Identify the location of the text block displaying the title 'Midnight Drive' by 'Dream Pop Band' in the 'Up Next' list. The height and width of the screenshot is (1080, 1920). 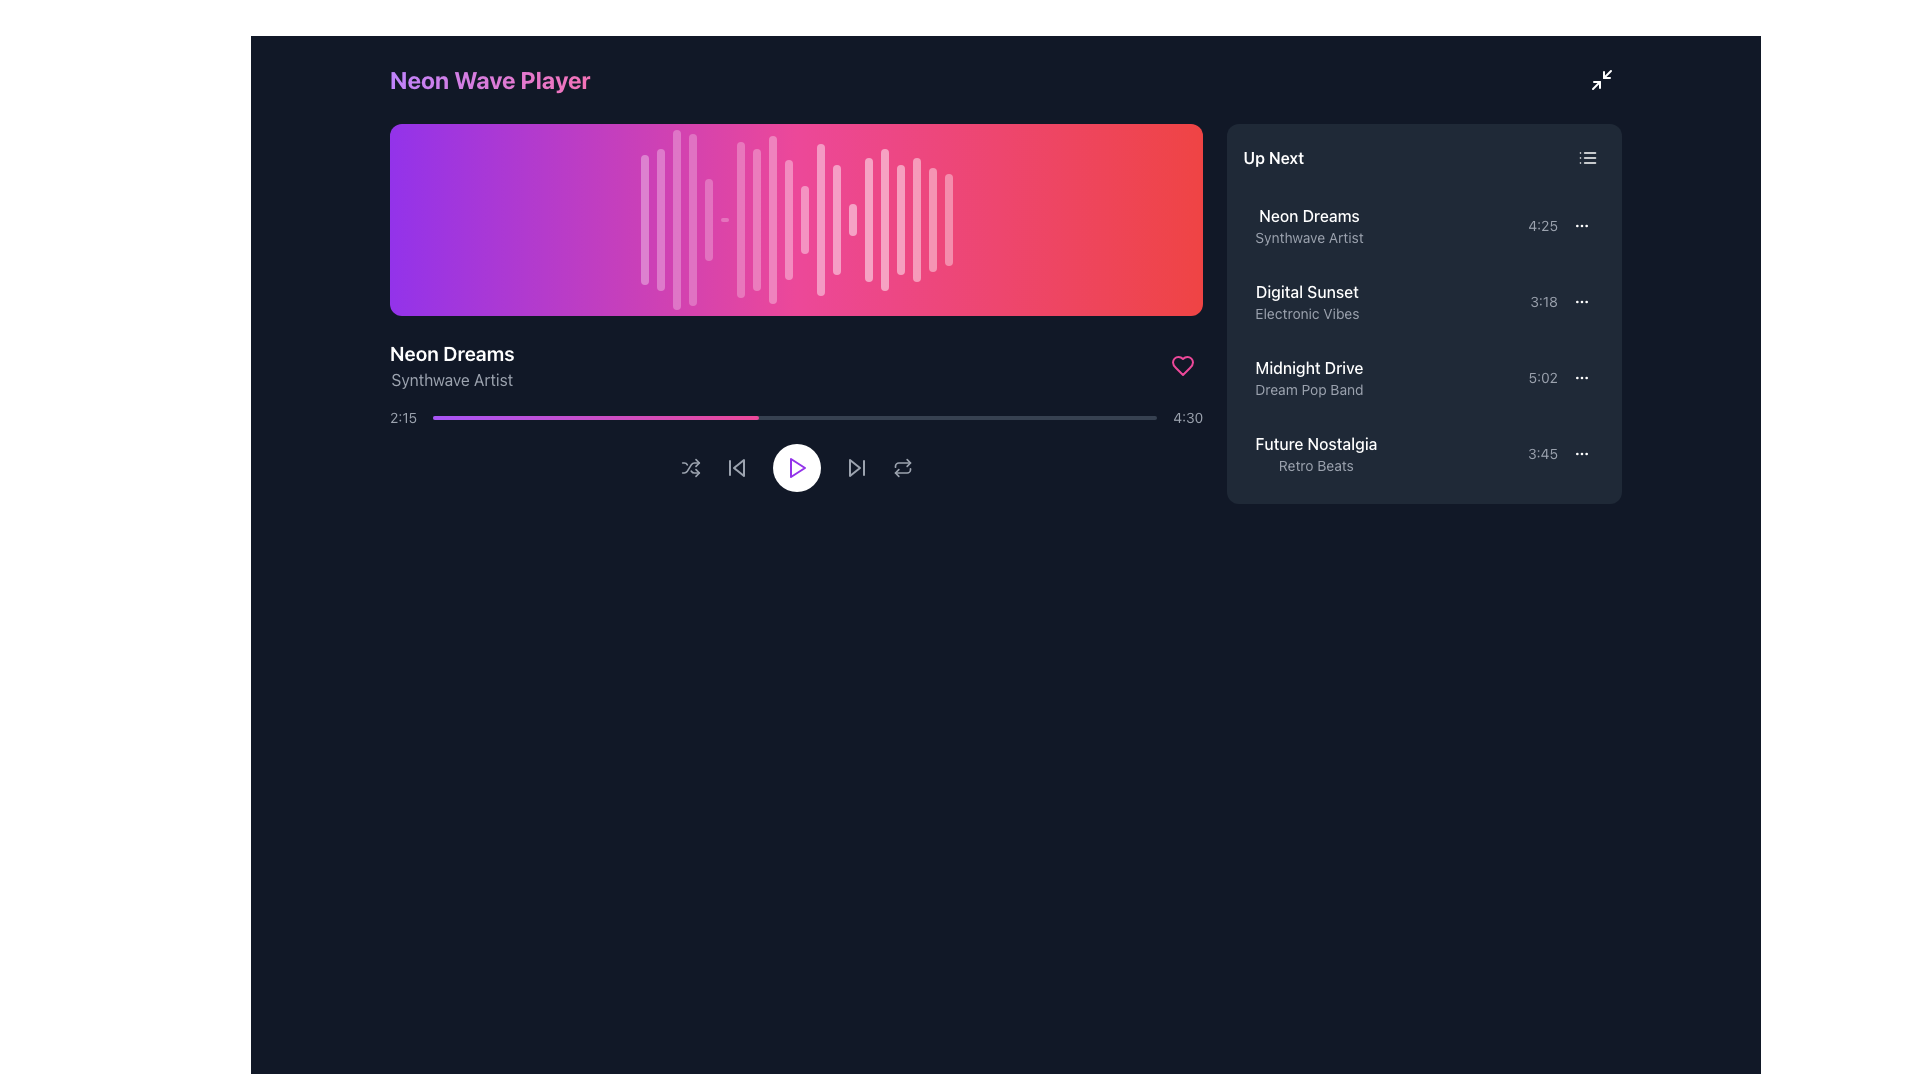
(1309, 378).